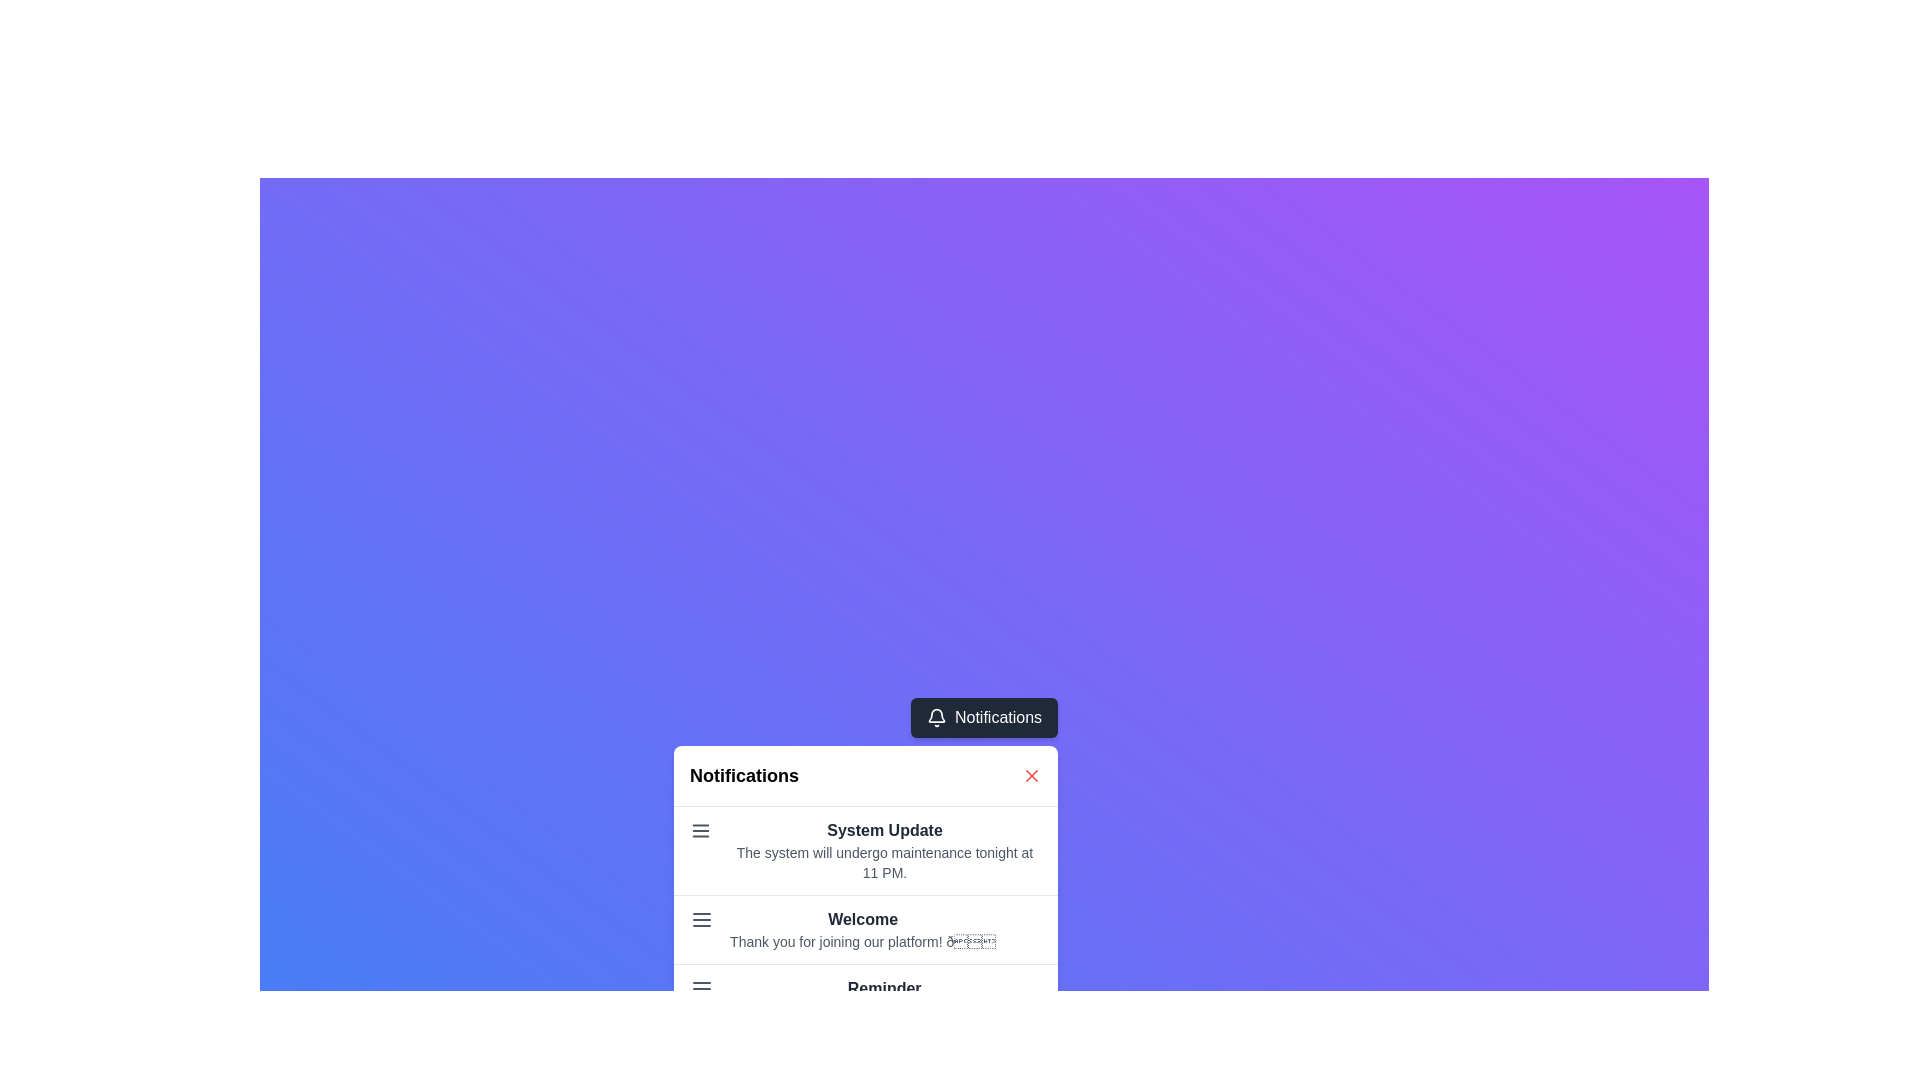 The height and width of the screenshot is (1080, 1920). What do you see at coordinates (866, 998) in the screenshot?
I see `the notification item displaying the bold text 'Reminder' and the description 'Your meeting is scheduled for tomorrow at 10 AM.'` at bounding box center [866, 998].